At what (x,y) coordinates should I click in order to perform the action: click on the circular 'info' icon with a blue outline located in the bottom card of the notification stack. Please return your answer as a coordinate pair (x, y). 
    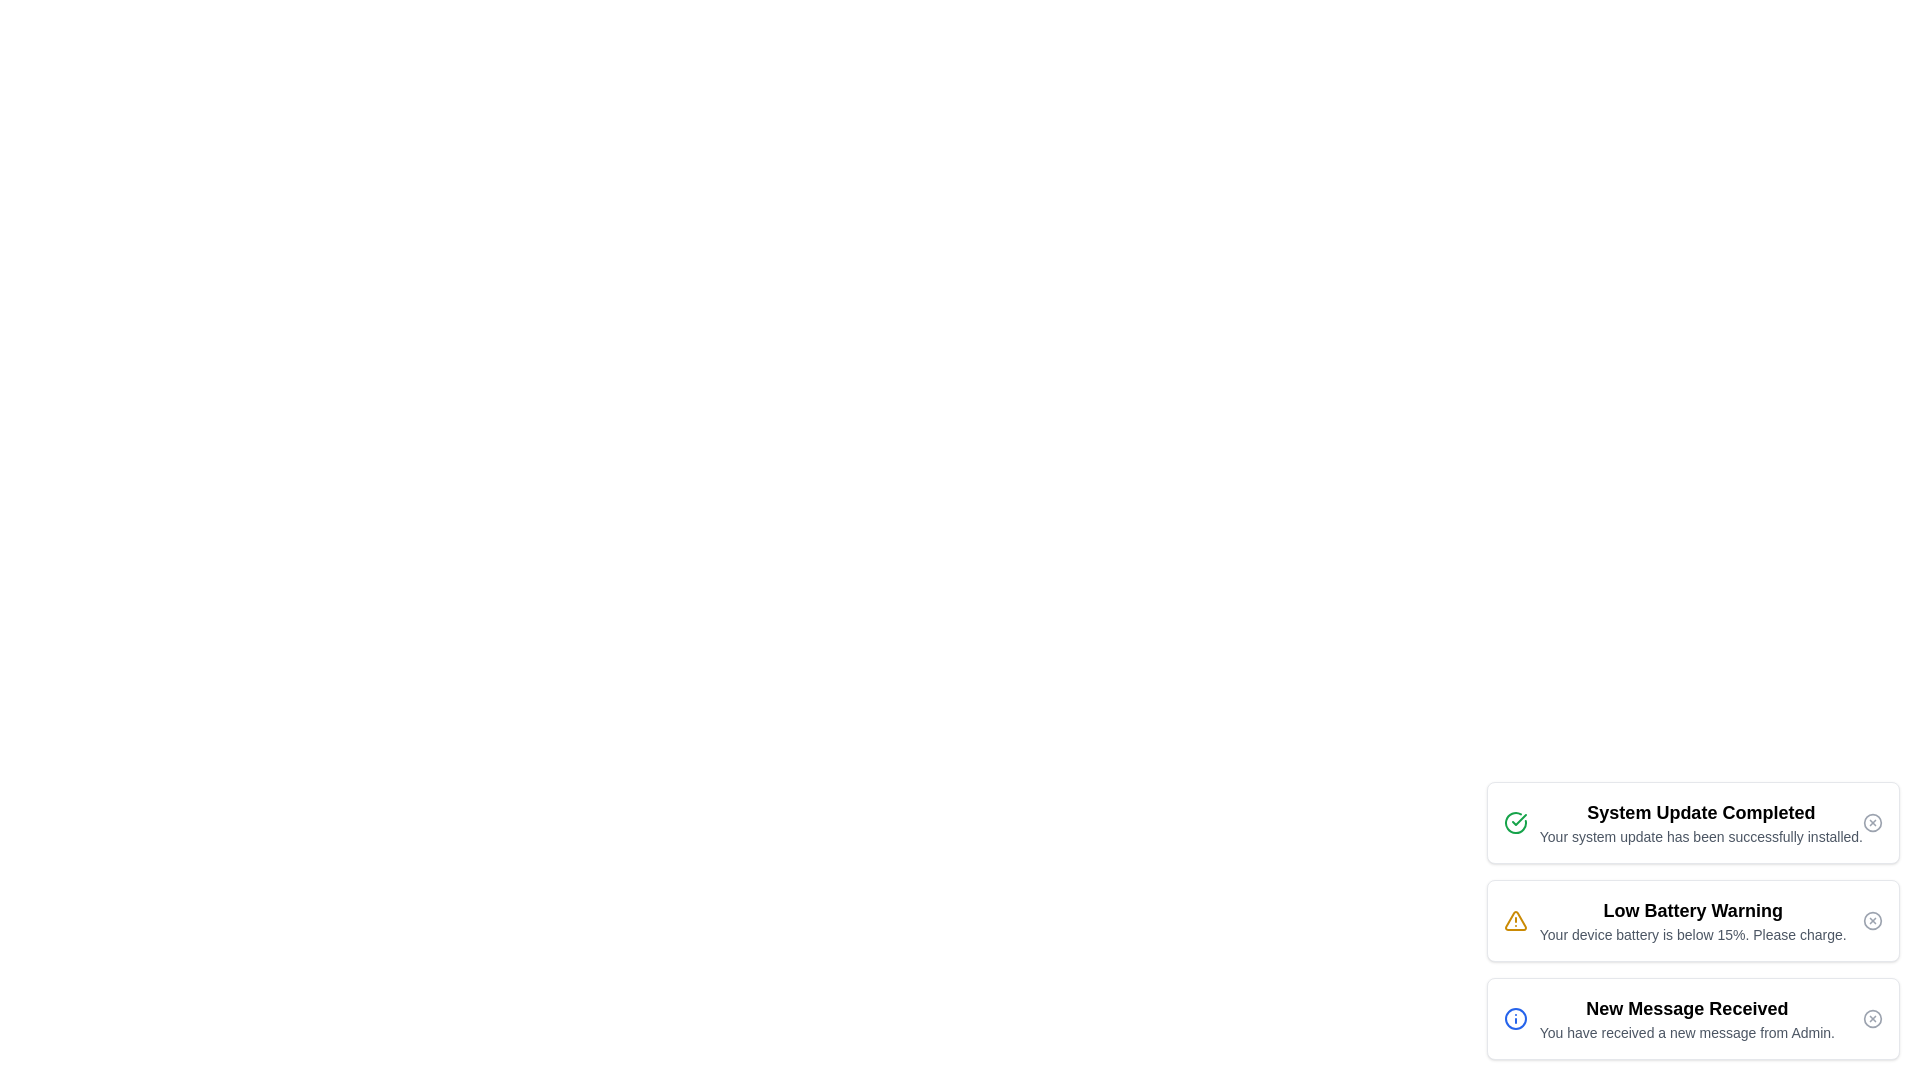
    Looking at the image, I should click on (1515, 1018).